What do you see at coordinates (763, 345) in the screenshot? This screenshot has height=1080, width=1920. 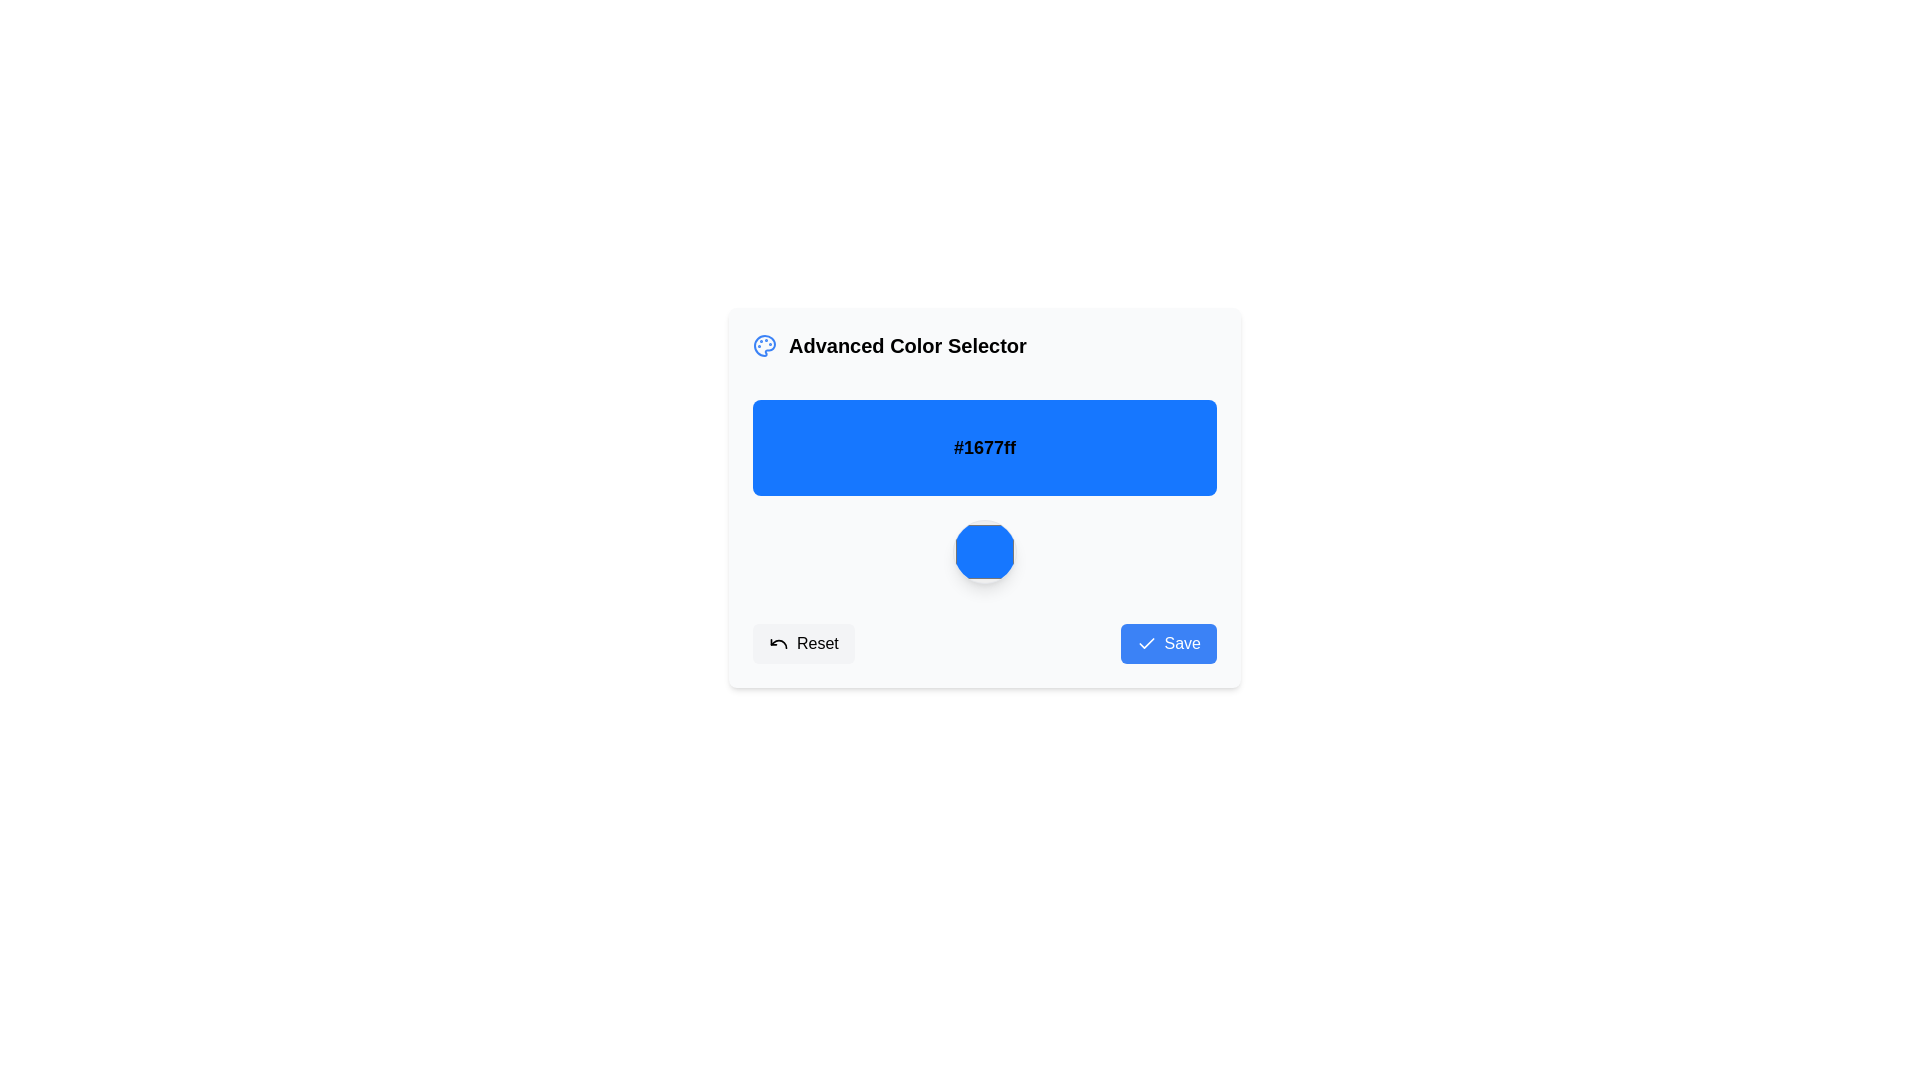 I see `the main circular body of the palette icon located to the left of the text 'Advanced Color Selector'` at bounding box center [763, 345].